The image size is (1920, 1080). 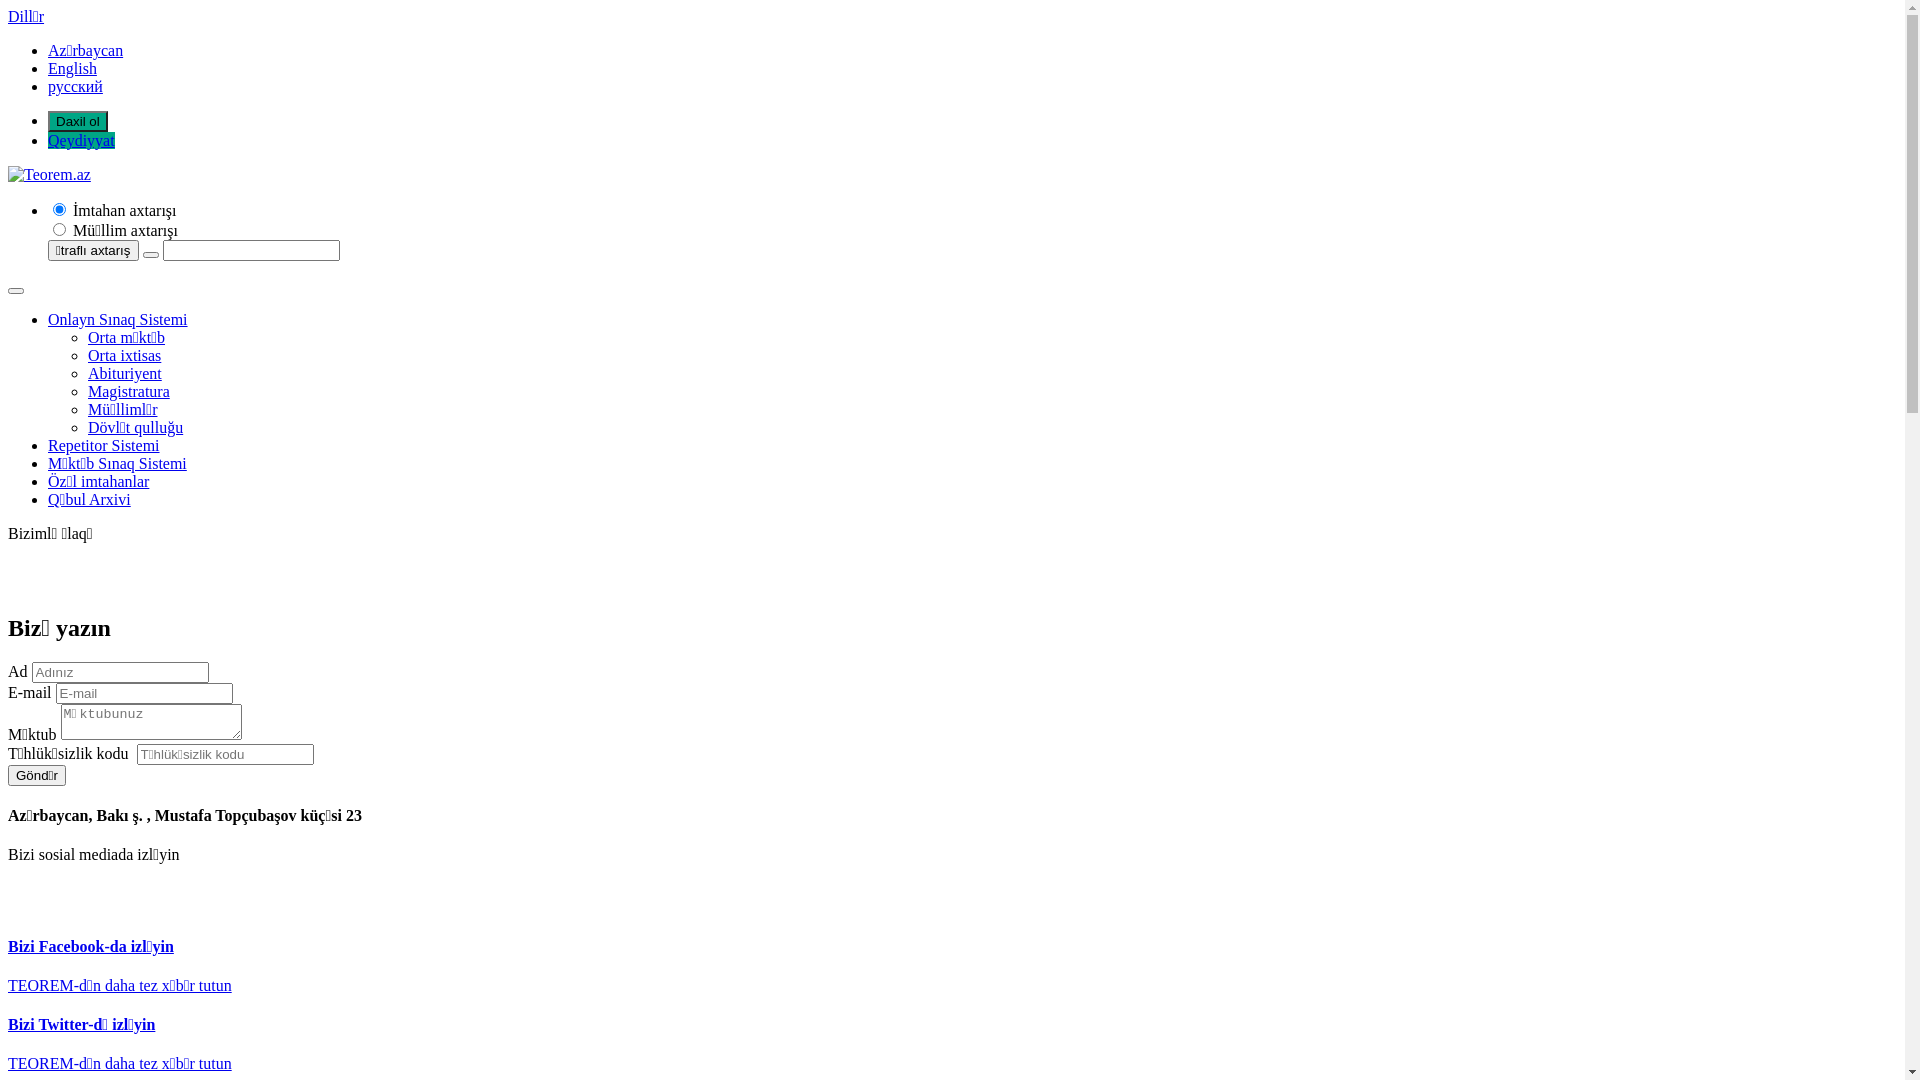 I want to click on 'Qeydiyyat', so click(x=80, y=139).